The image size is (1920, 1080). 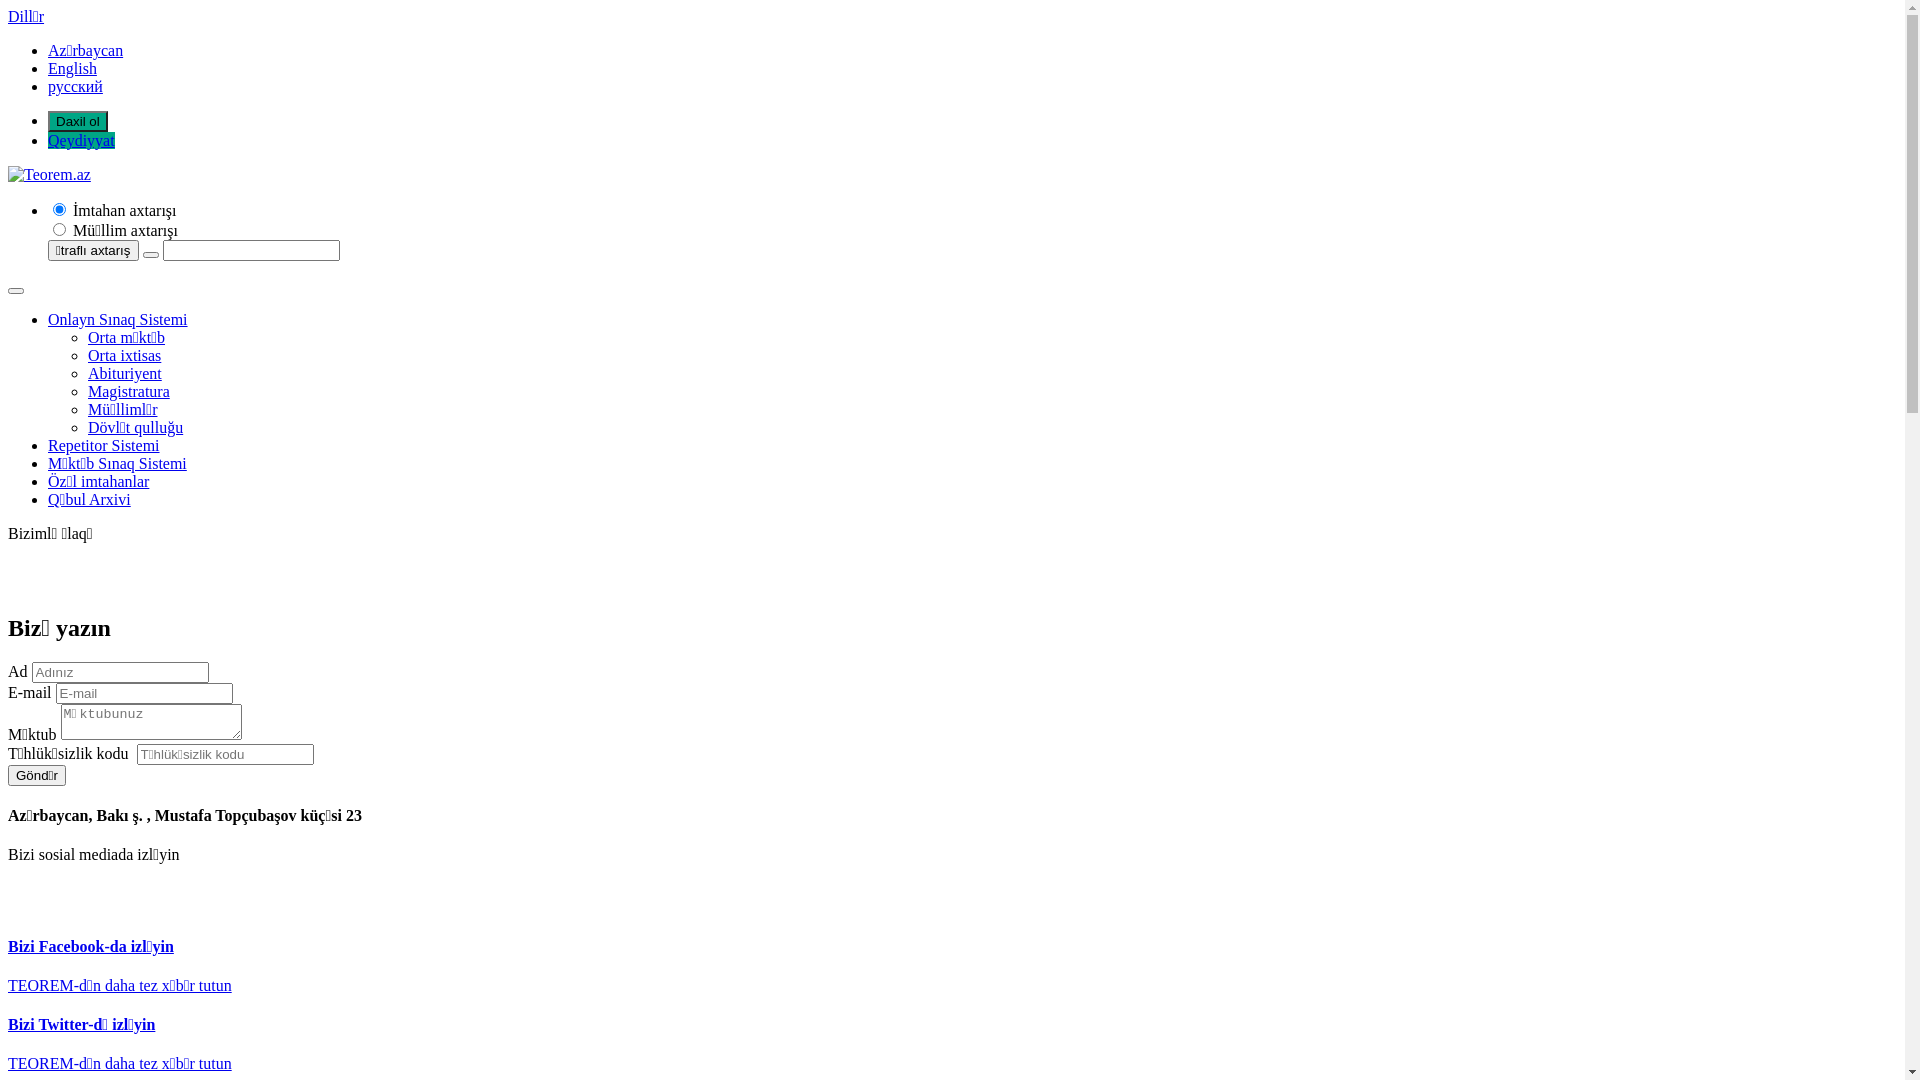 I want to click on 'Qeydiyyat', so click(x=80, y=139).